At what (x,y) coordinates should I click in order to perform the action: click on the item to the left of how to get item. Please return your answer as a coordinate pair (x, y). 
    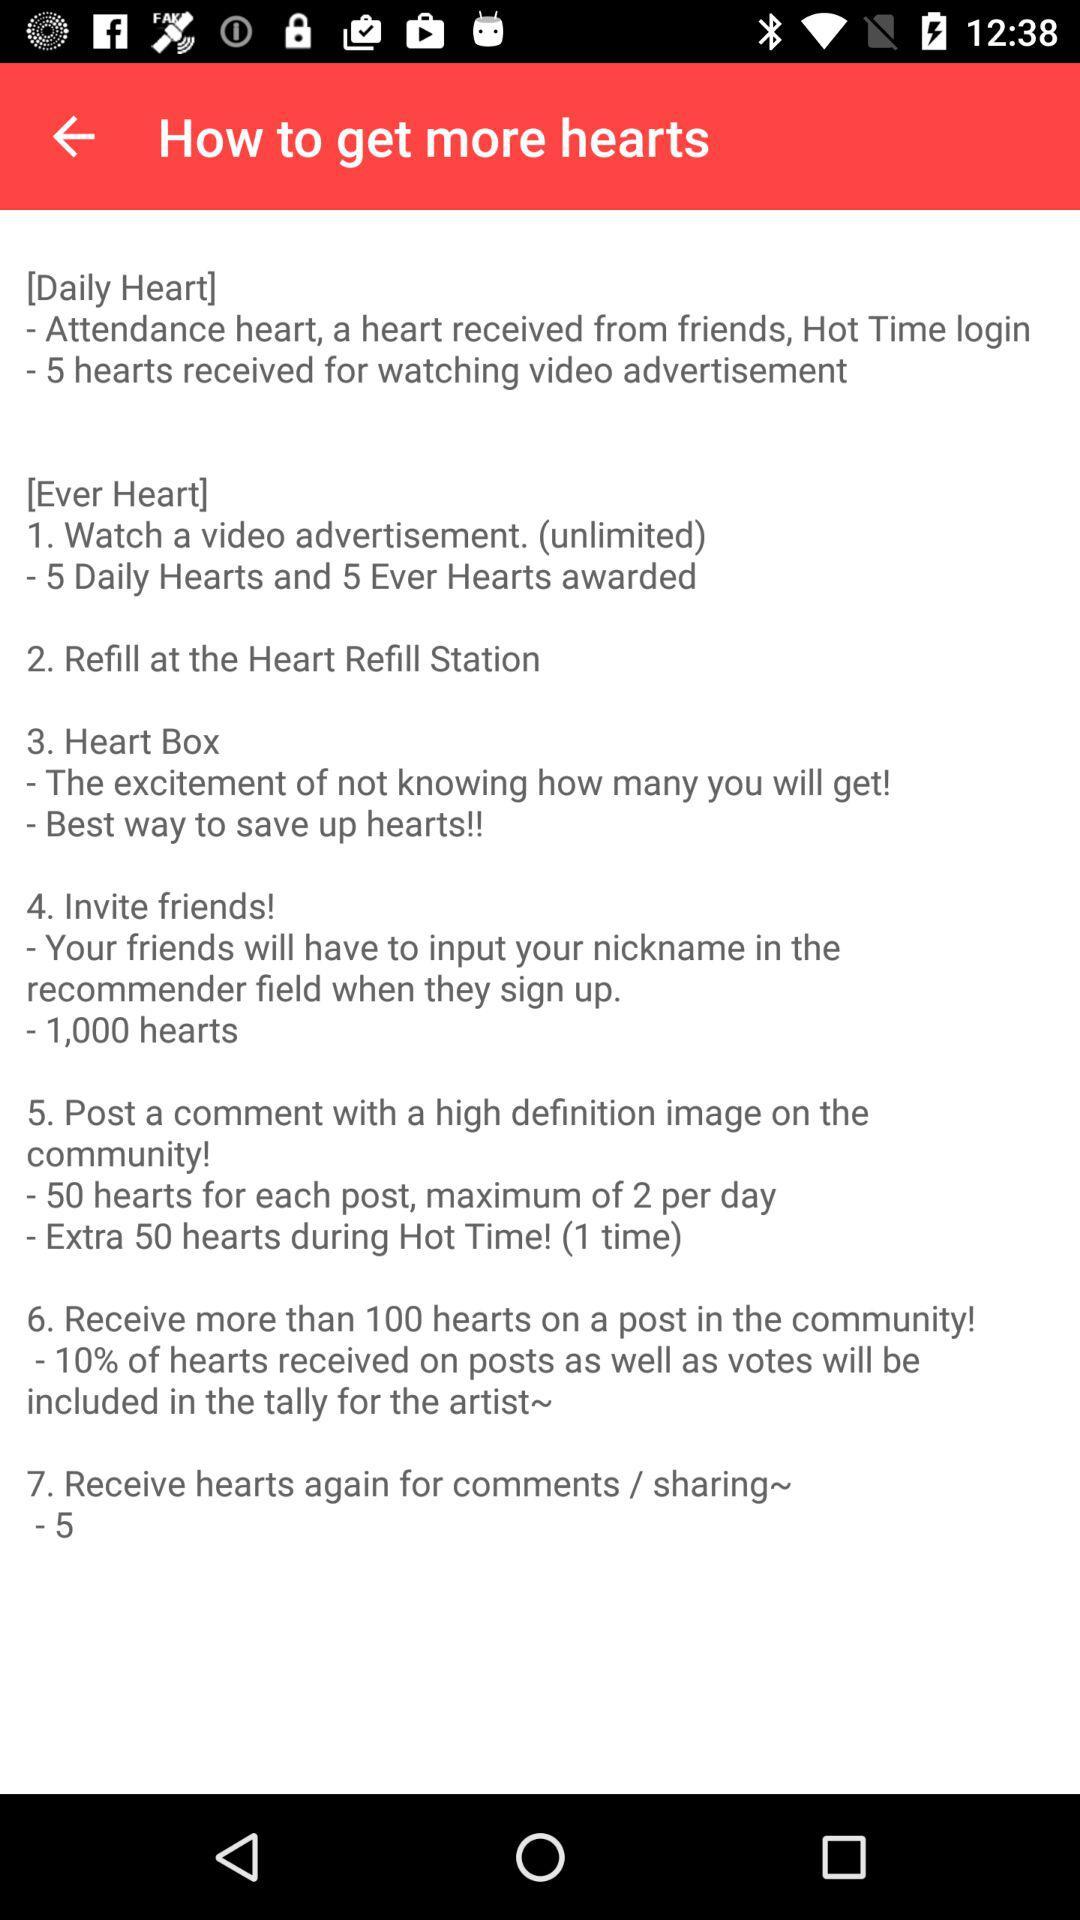
    Looking at the image, I should click on (72, 135).